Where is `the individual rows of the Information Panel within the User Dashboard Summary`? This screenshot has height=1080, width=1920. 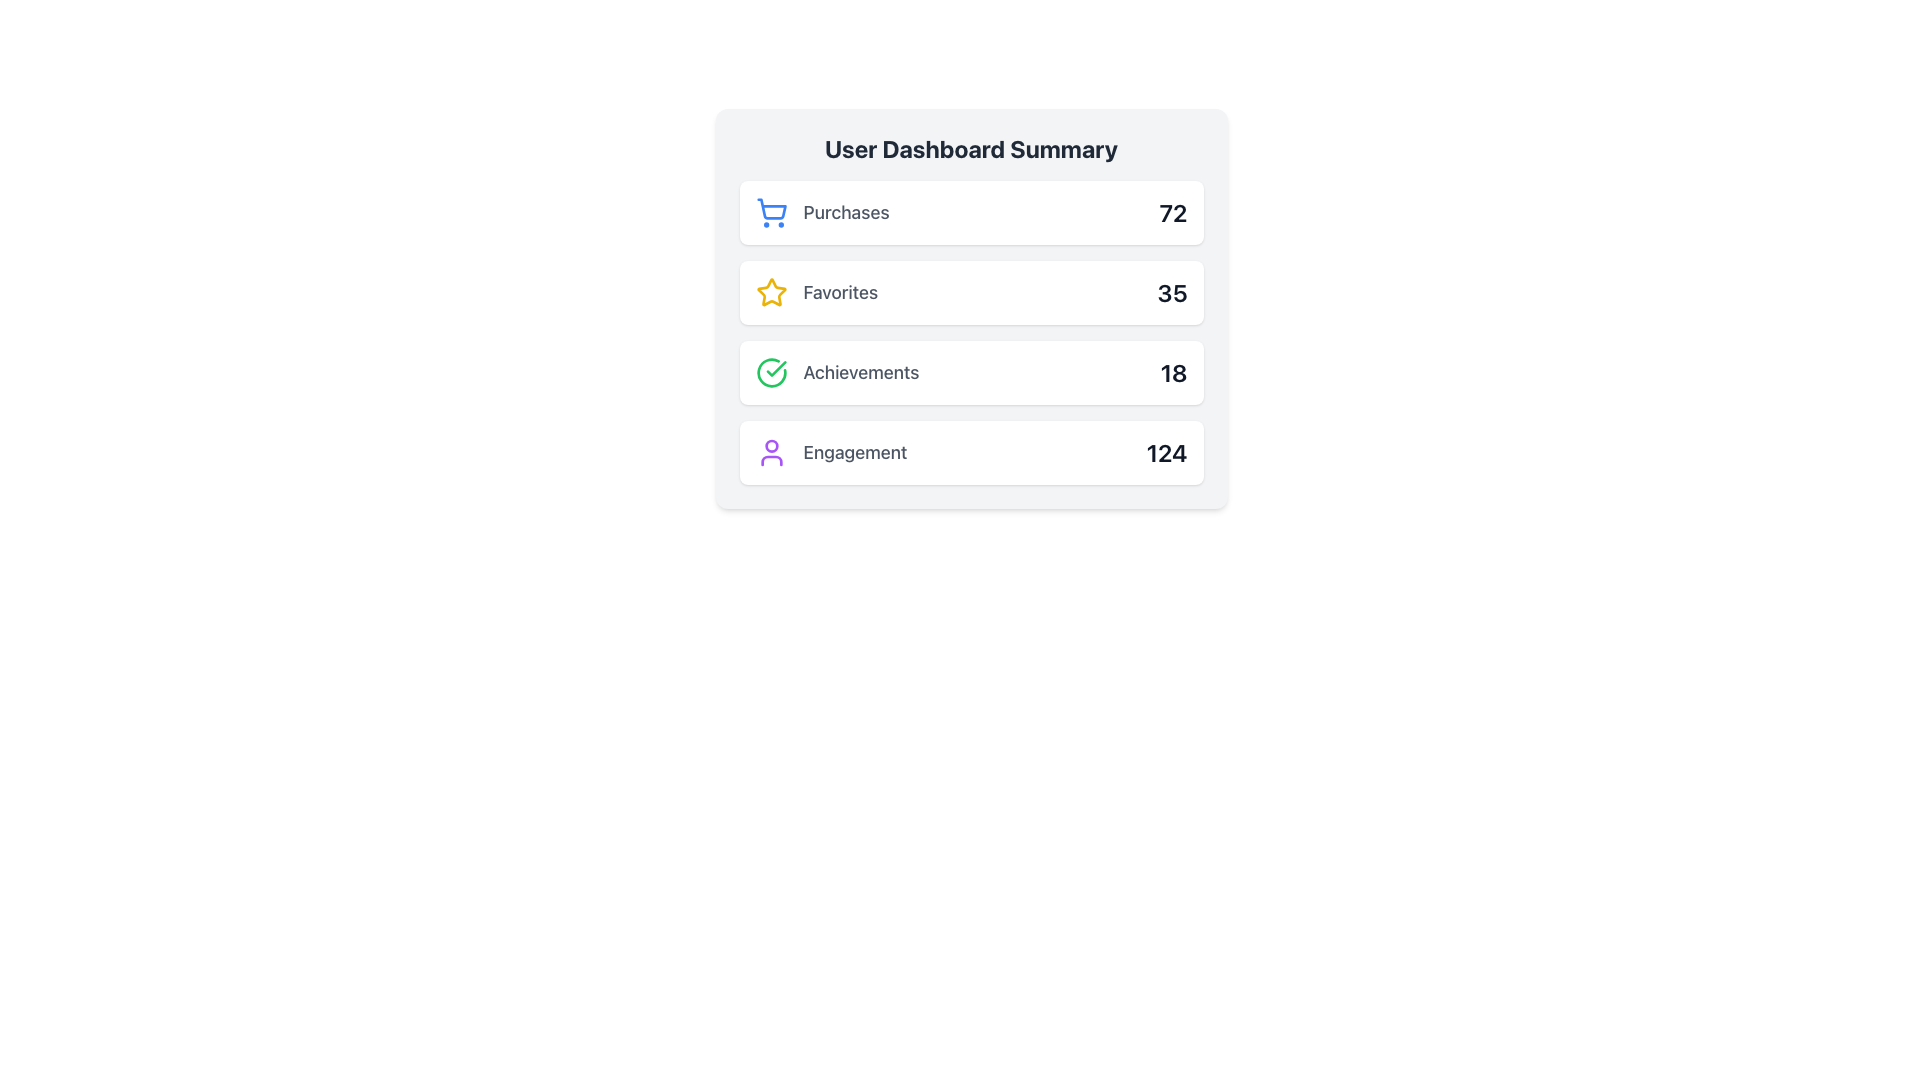
the individual rows of the Information Panel within the User Dashboard Summary is located at coordinates (971, 331).